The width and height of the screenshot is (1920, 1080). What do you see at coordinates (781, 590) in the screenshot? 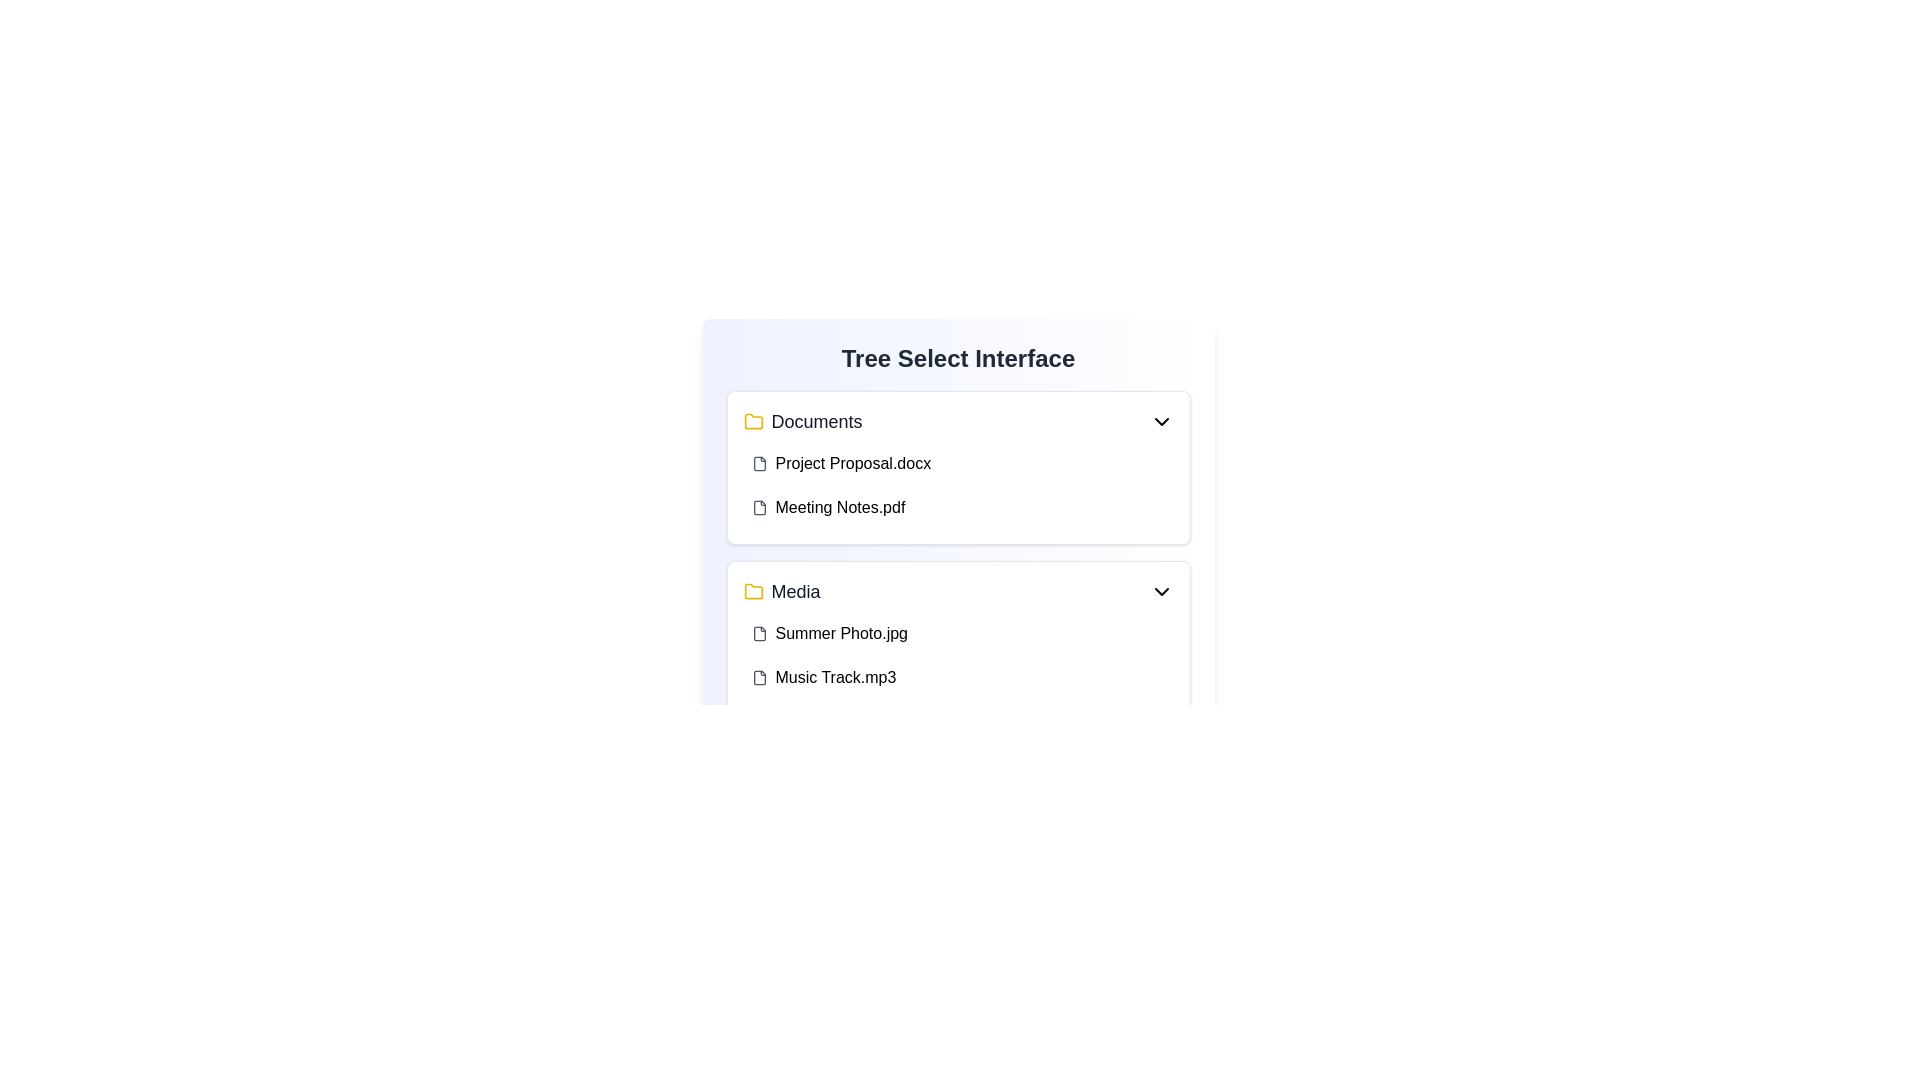
I see `the 'Media' folder item` at bounding box center [781, 590].